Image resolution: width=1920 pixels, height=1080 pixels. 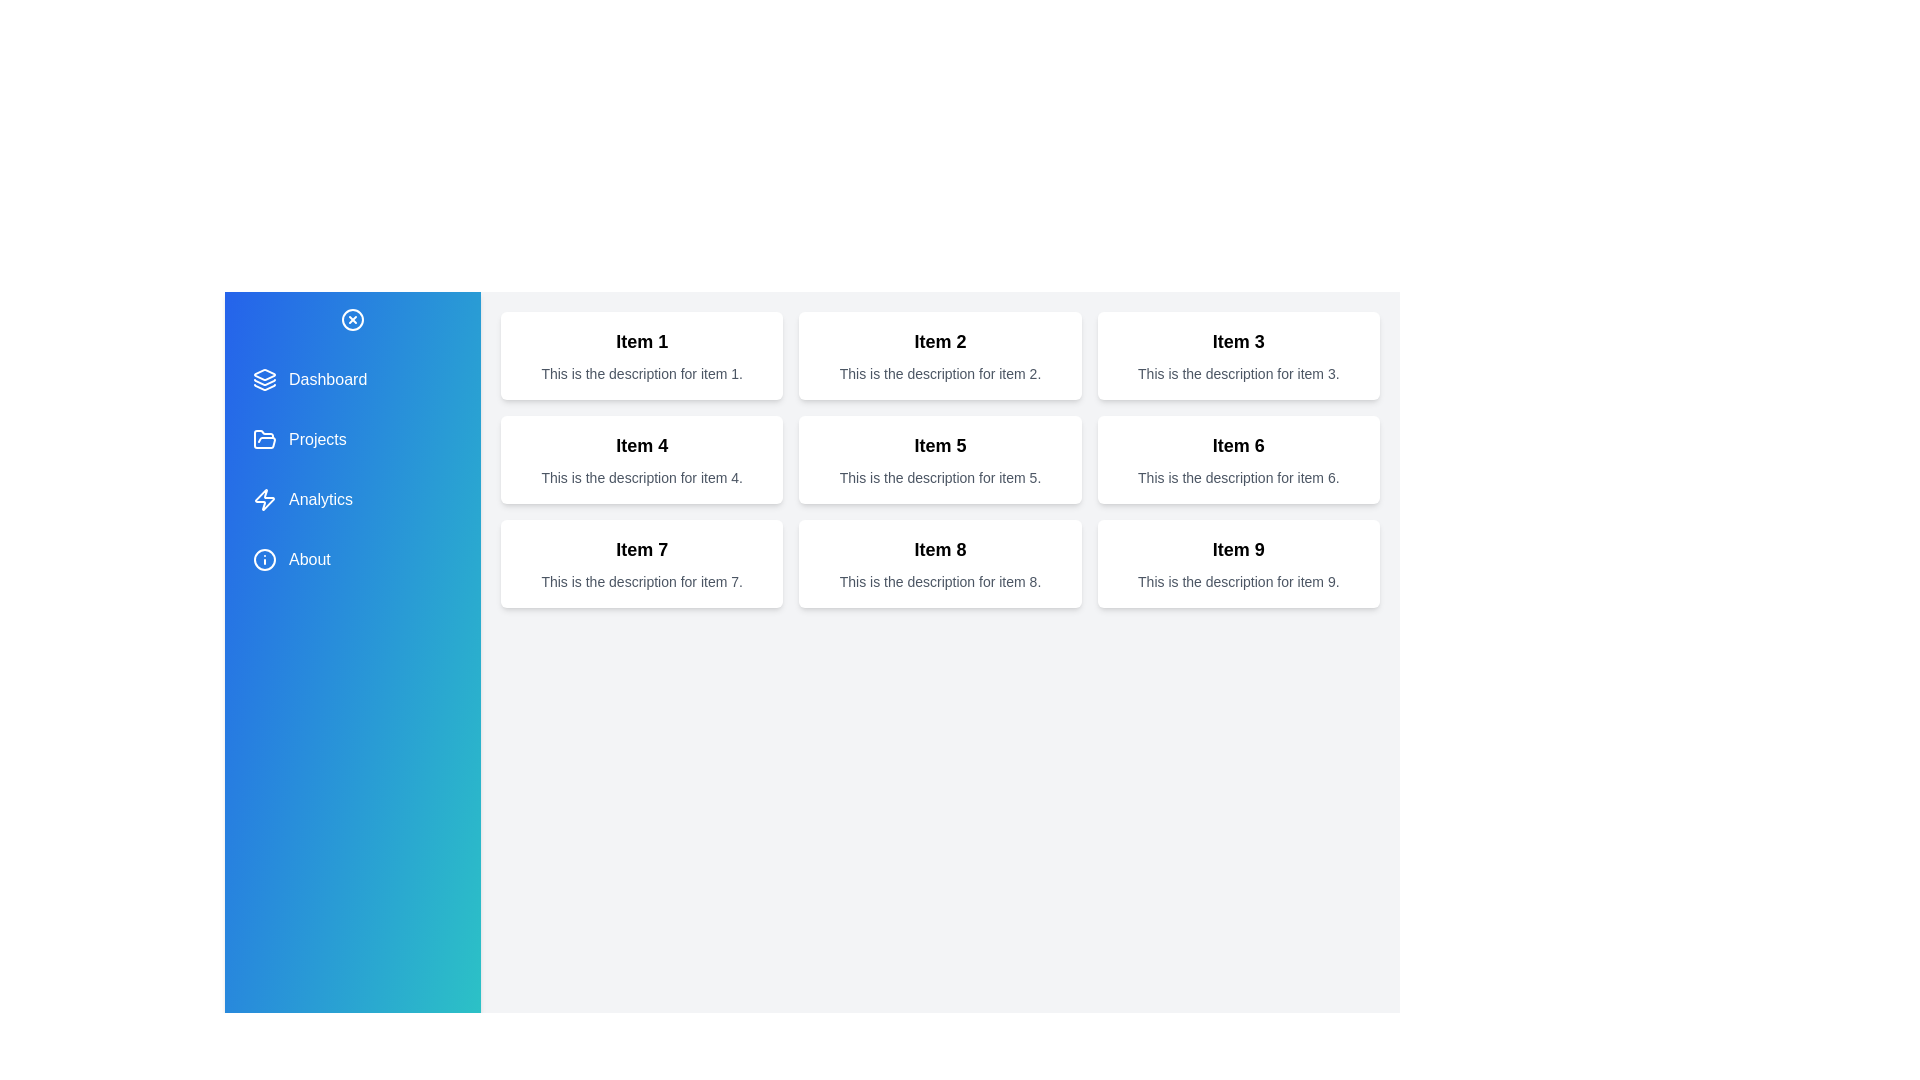 I want to click on the menu item 'Projects' to observe its hover effect, so click(x=353, y=438).